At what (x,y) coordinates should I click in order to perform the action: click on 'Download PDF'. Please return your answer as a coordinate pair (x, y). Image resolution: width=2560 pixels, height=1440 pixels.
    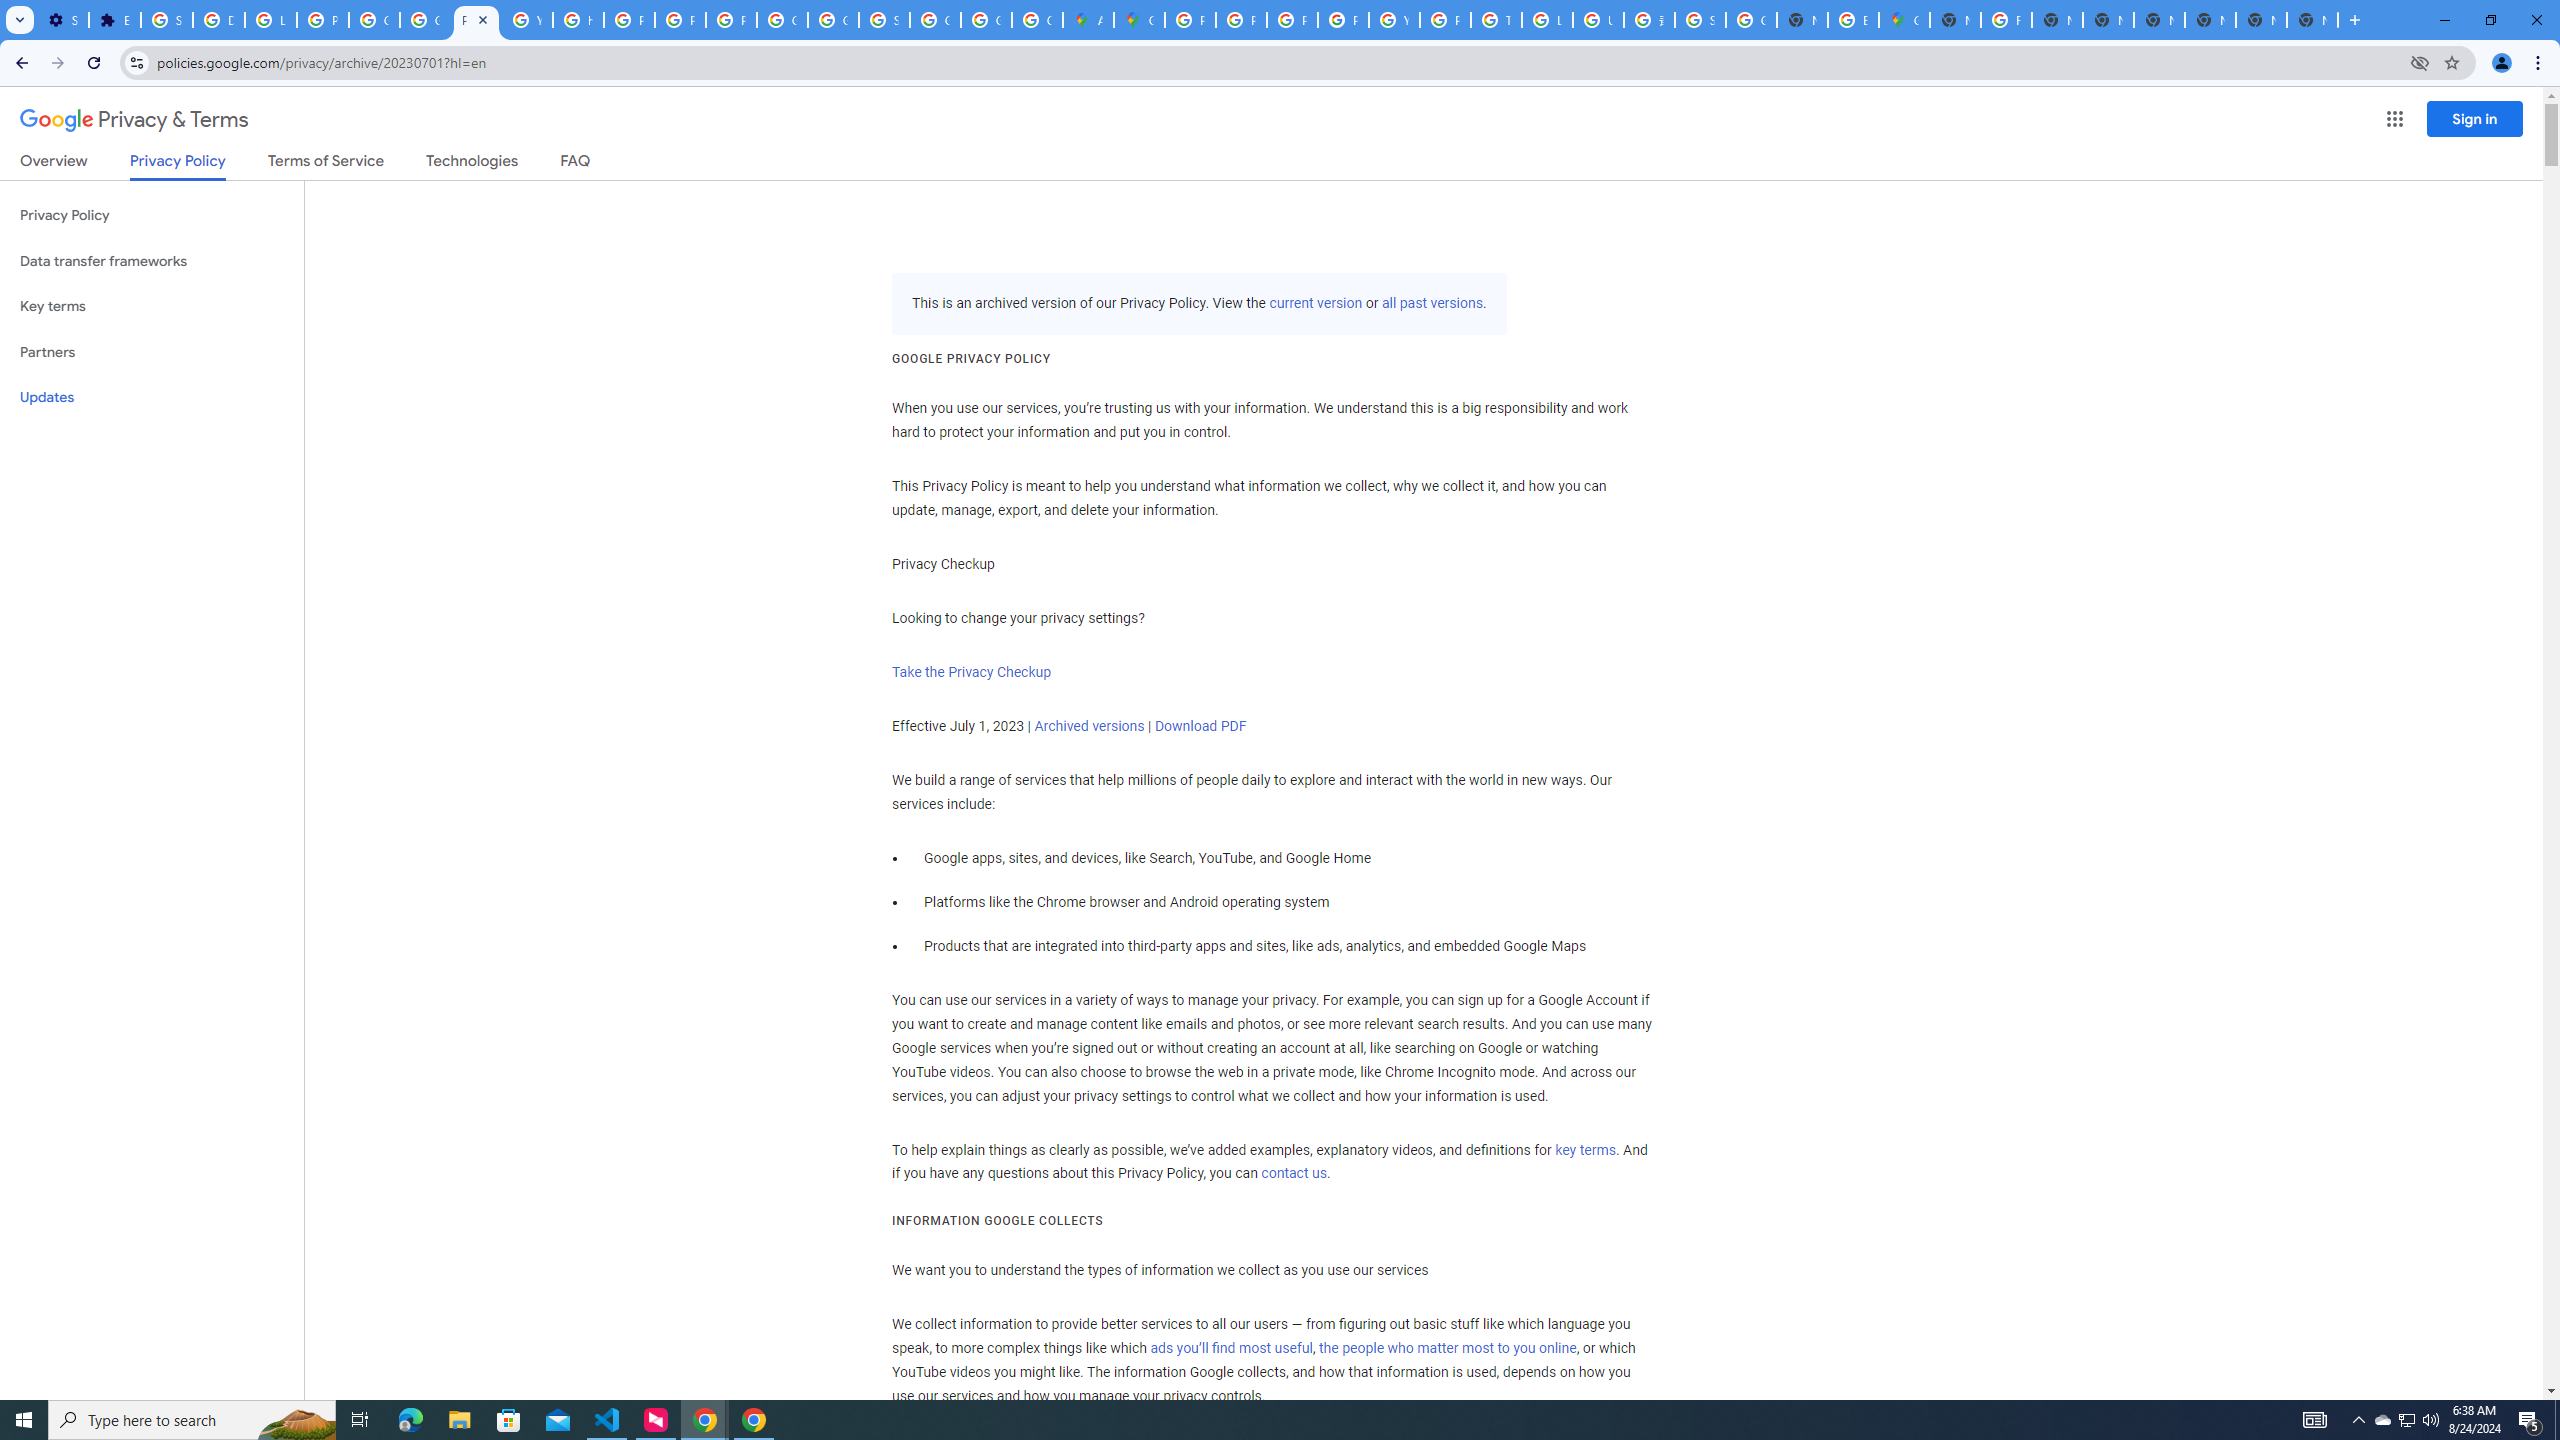
    Looking at the image, I should click on (1199, 724).